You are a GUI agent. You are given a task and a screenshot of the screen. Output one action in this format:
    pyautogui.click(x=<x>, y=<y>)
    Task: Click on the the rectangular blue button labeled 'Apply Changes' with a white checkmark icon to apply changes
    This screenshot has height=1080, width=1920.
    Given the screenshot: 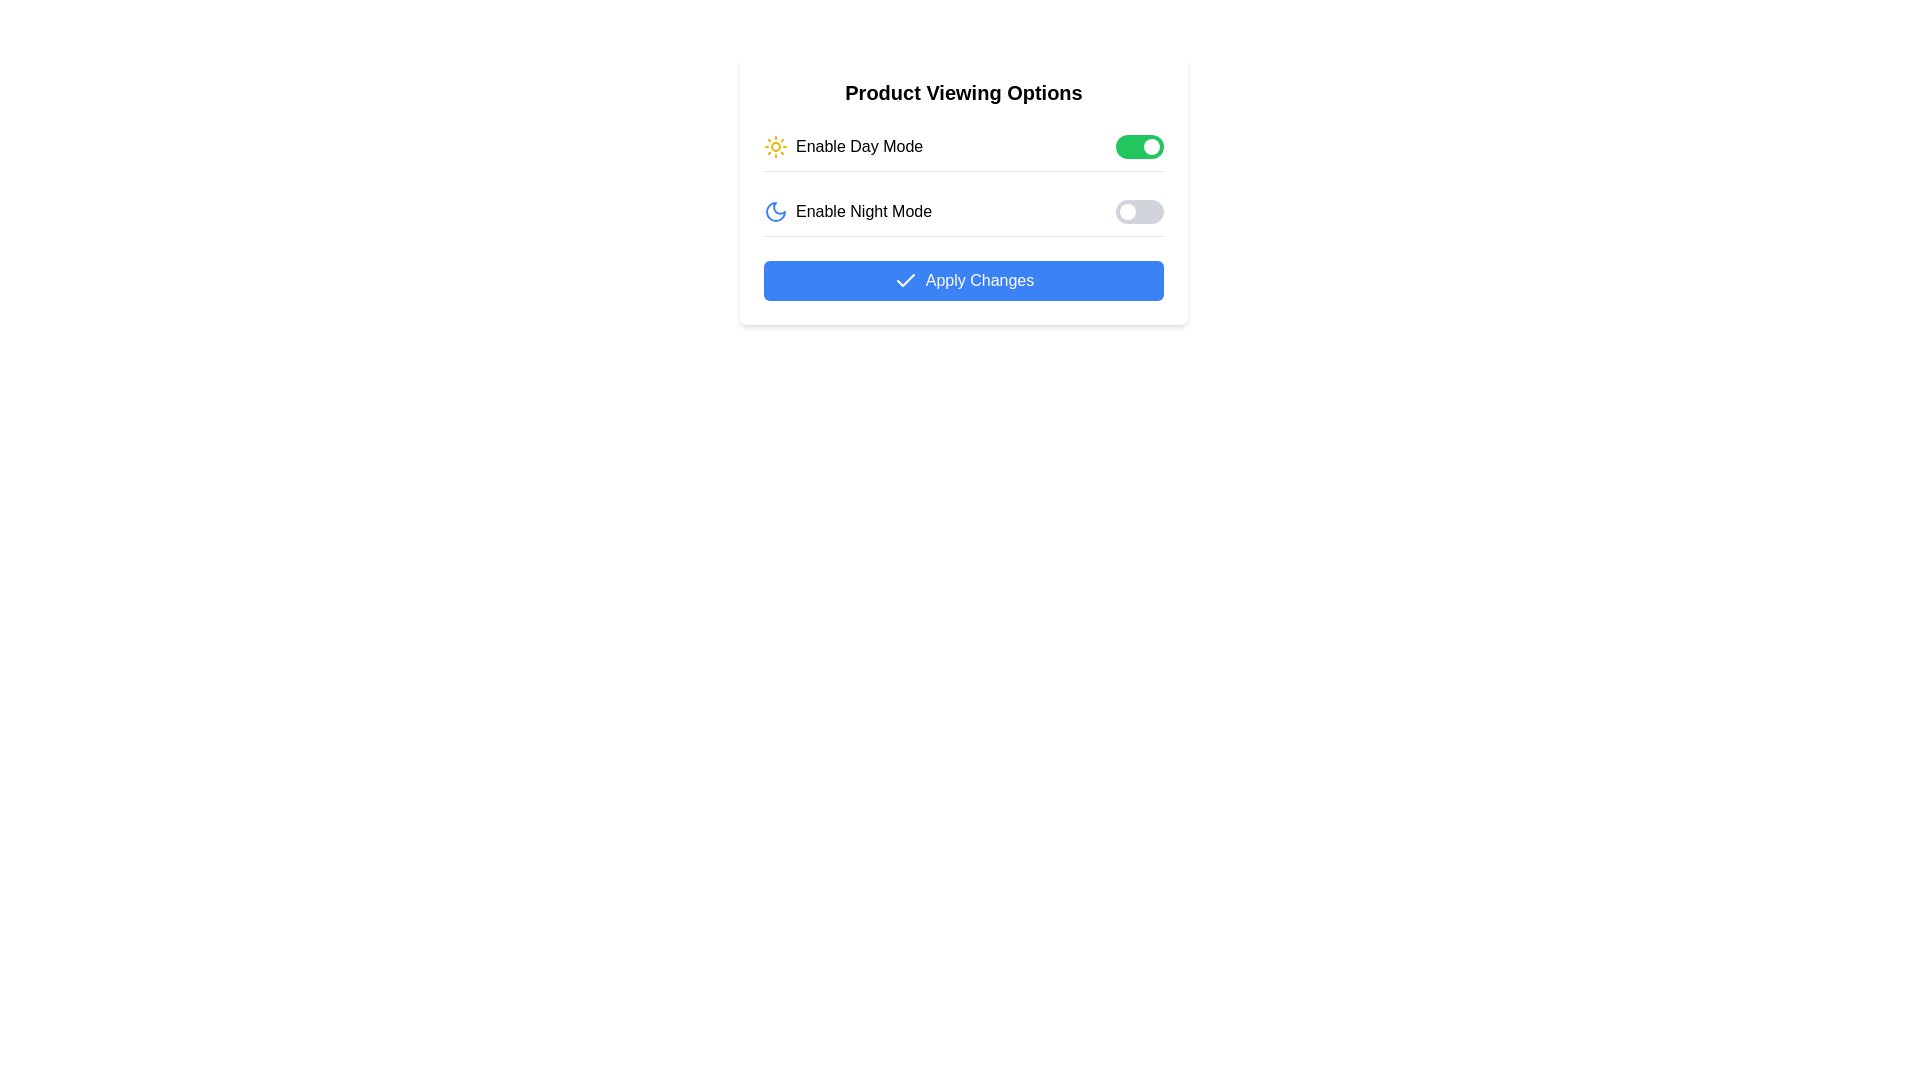 What is the action you would take?
    pyautogui.click(x=964, y=281)
    